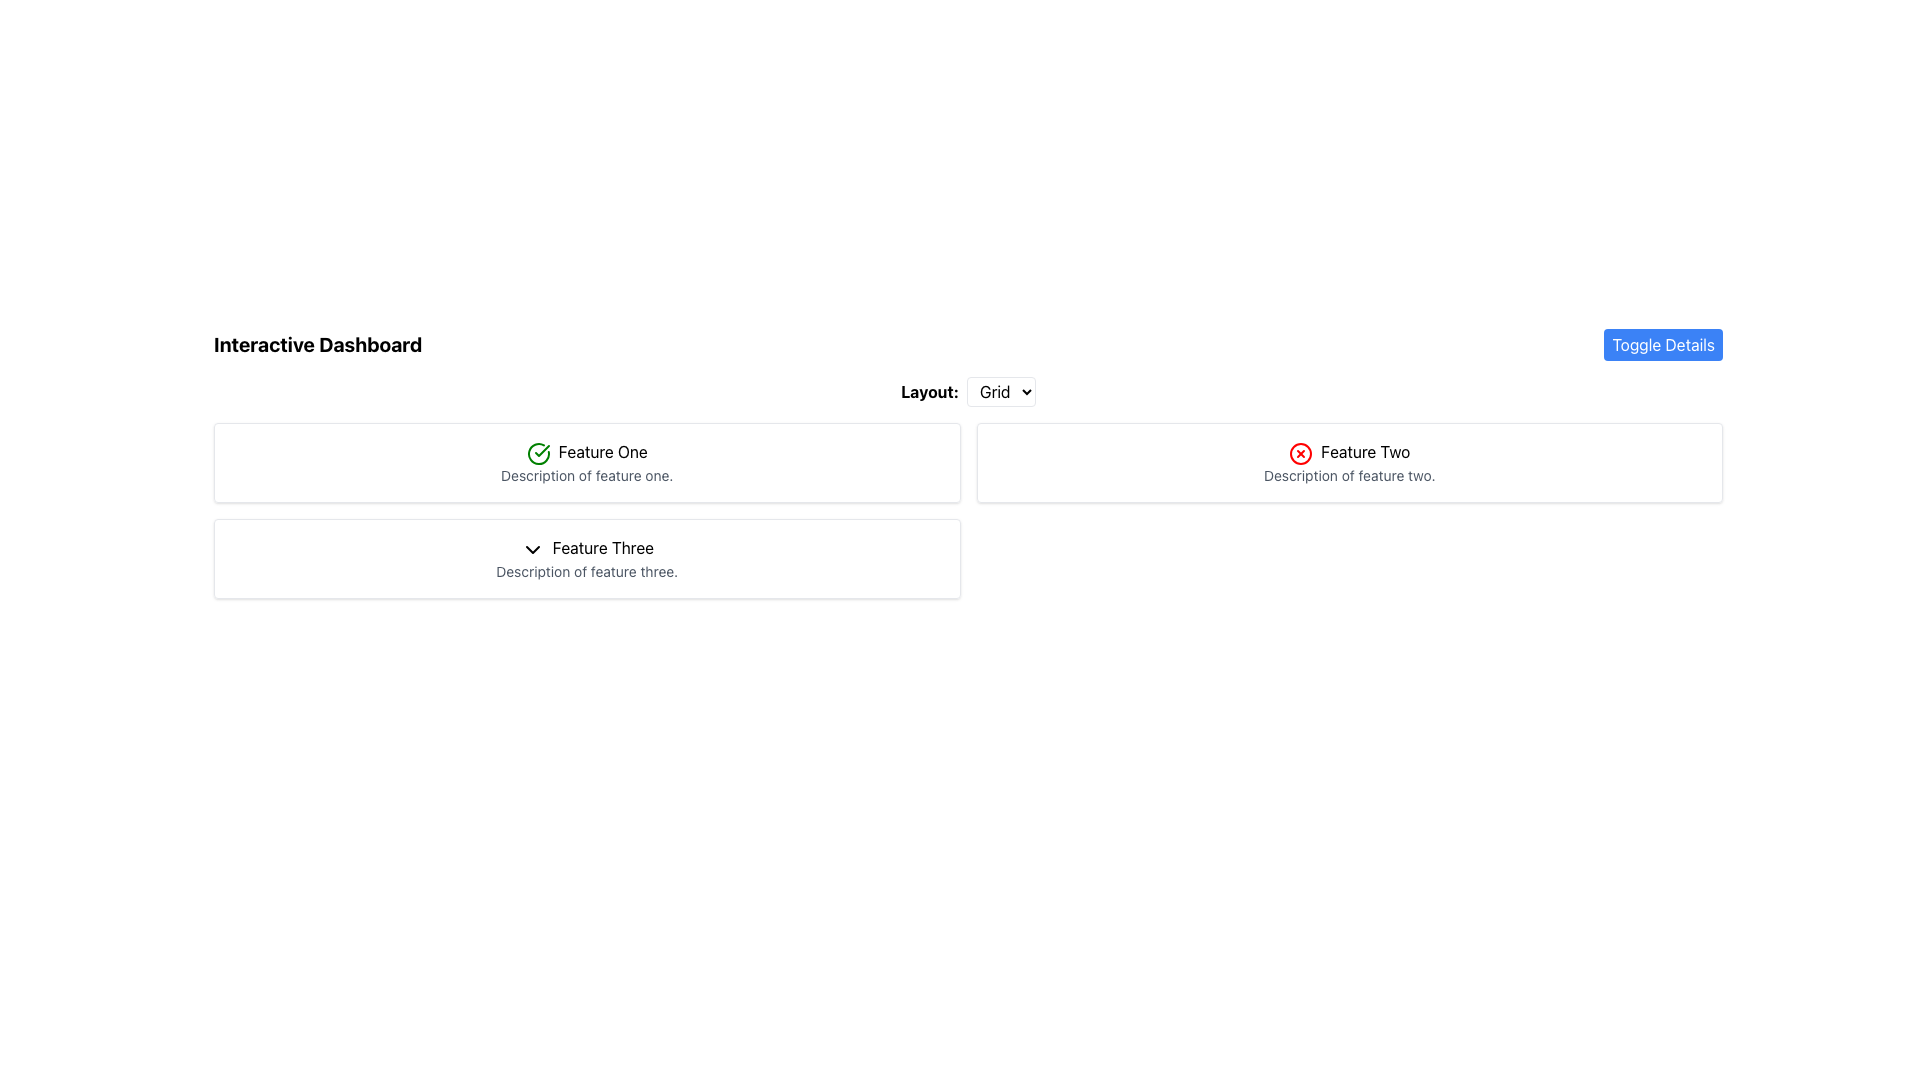 The width and height of the screenshot is (1920, 1080). I want to click on details of the Feature Card located in the top-left quadrant, indicating a successfully completed or active feature, so click(586, 462).